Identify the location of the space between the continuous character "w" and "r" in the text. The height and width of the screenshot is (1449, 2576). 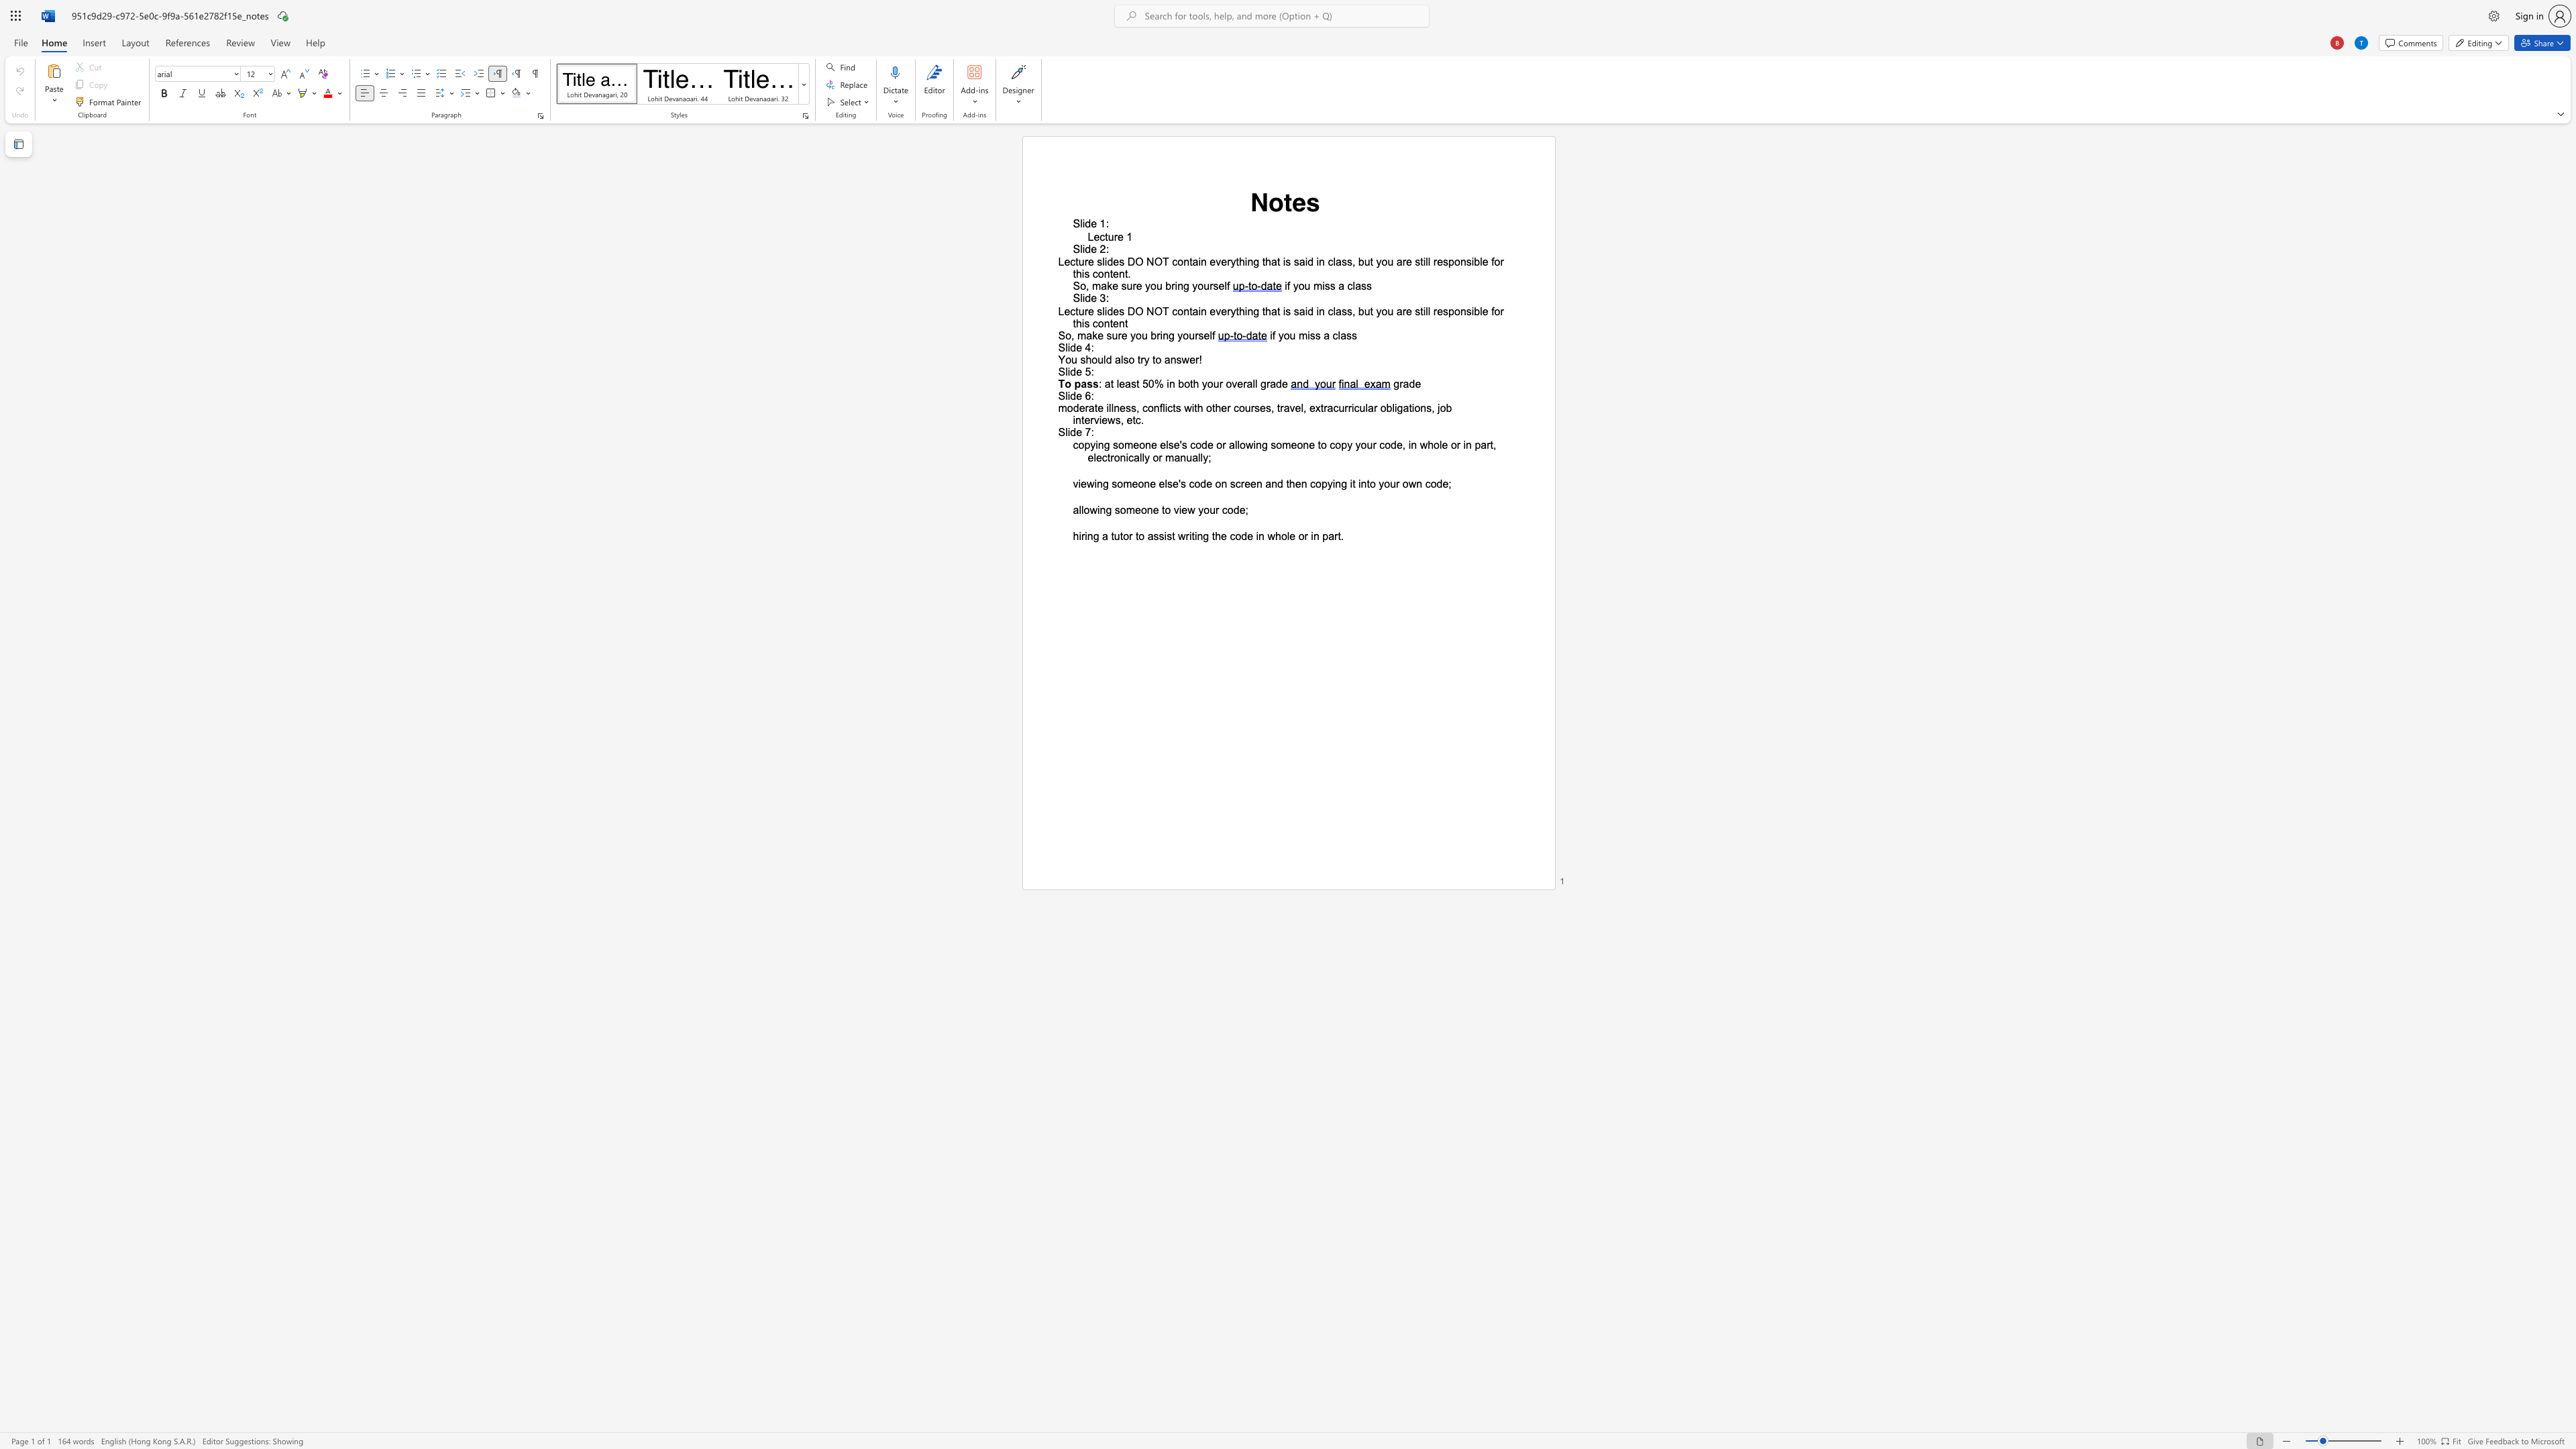
(1184, 535).